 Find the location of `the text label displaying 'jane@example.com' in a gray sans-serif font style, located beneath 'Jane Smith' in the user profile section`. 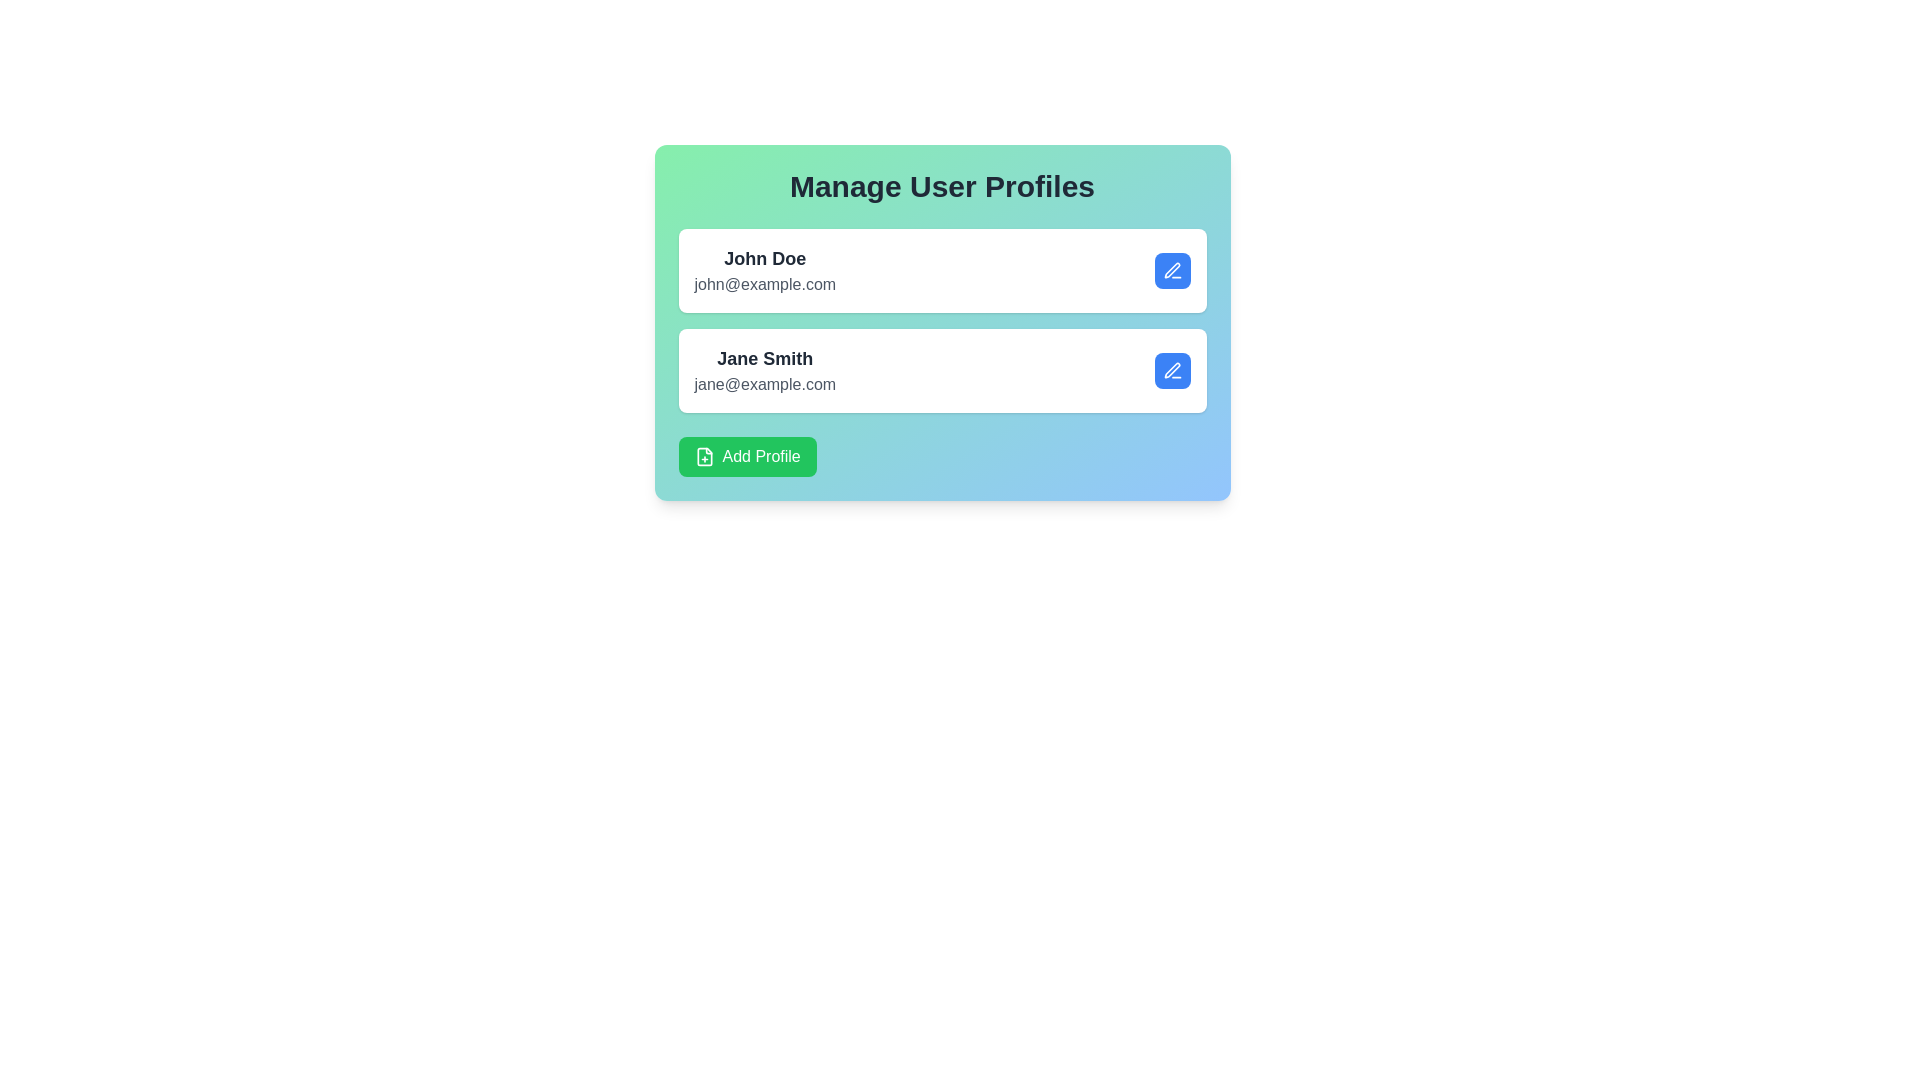

the text label displaying 'jane@example.com' in a gray sans-serif font style, located beneath 'Jane Smith' in the user profile section is located at coordinates (764, 385).